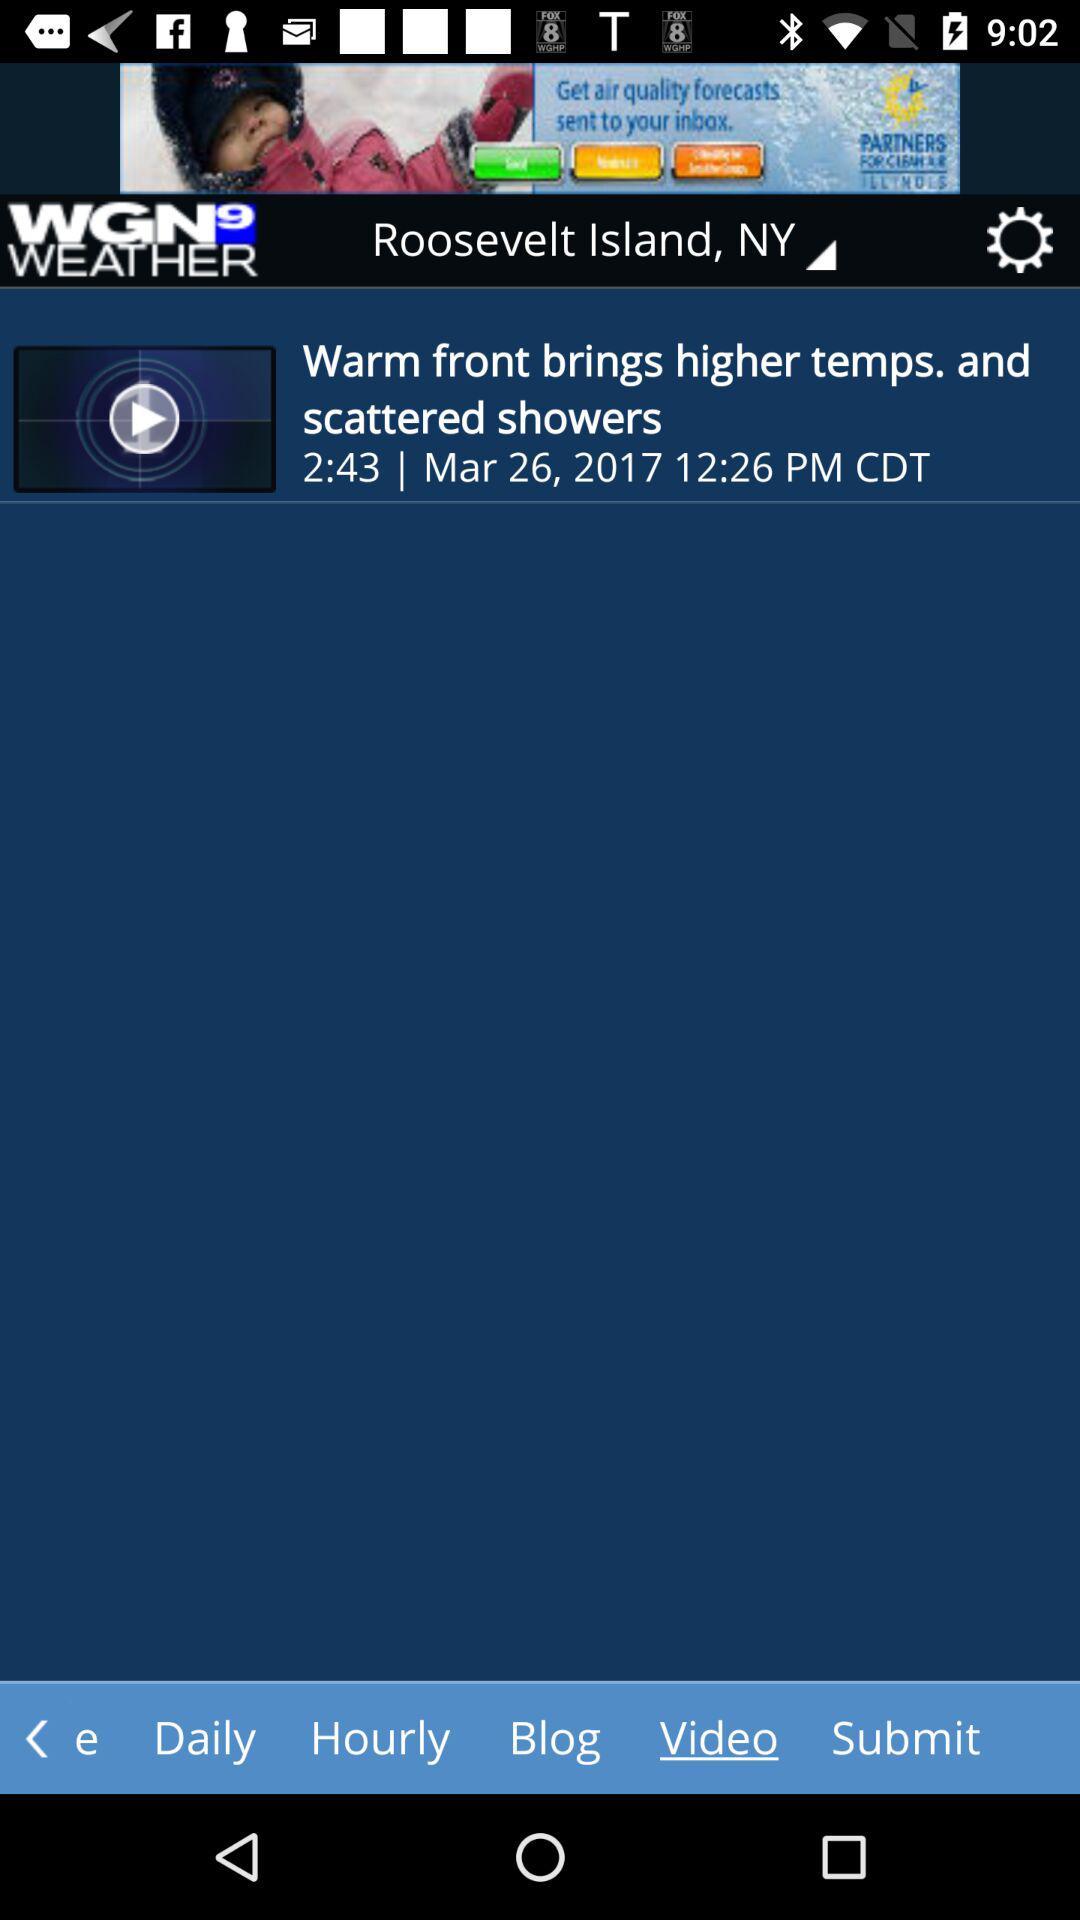 The width and height of the screenshot is (1080, 1920). Describe the element at coordinates (906, 1737) in the screenshot. I see `submit` at that location.